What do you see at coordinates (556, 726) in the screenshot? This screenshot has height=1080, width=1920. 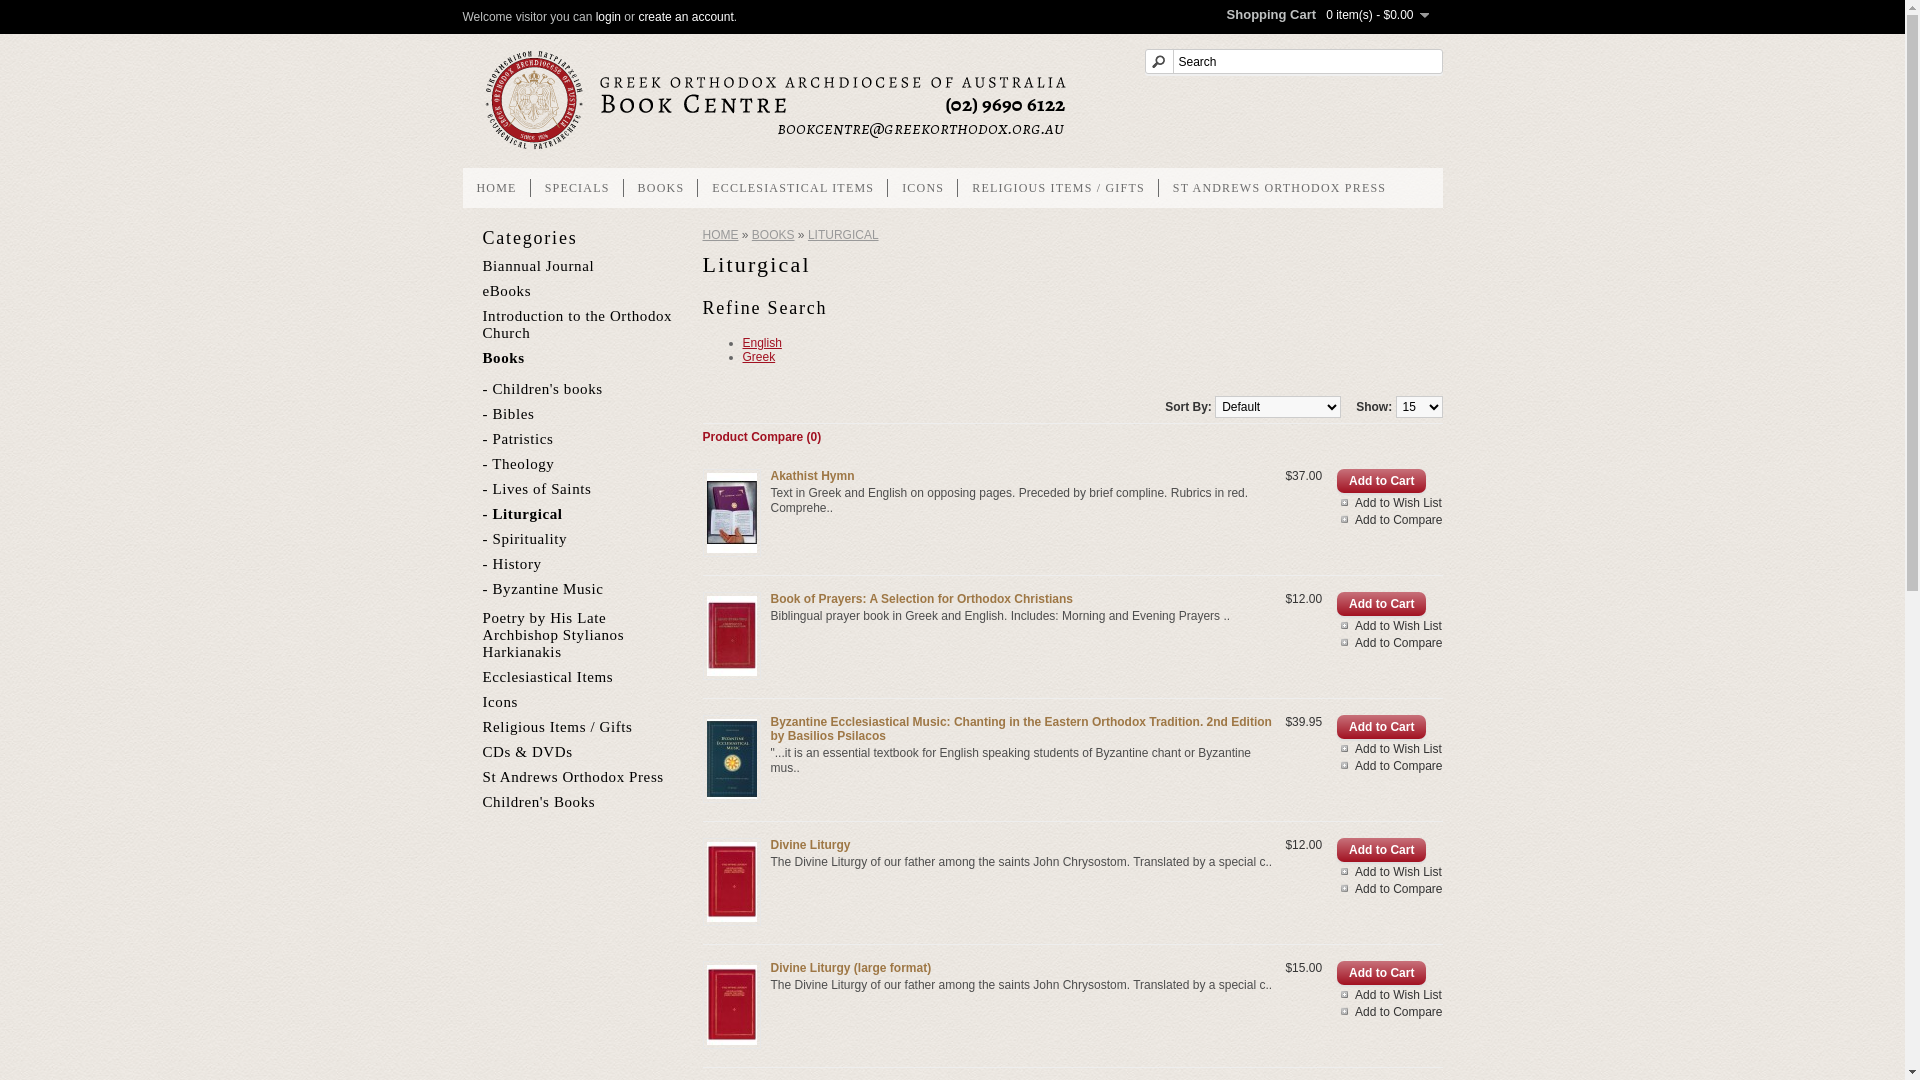 I see `'Religious Items / Gifts'` at bounding box center [556, 726].